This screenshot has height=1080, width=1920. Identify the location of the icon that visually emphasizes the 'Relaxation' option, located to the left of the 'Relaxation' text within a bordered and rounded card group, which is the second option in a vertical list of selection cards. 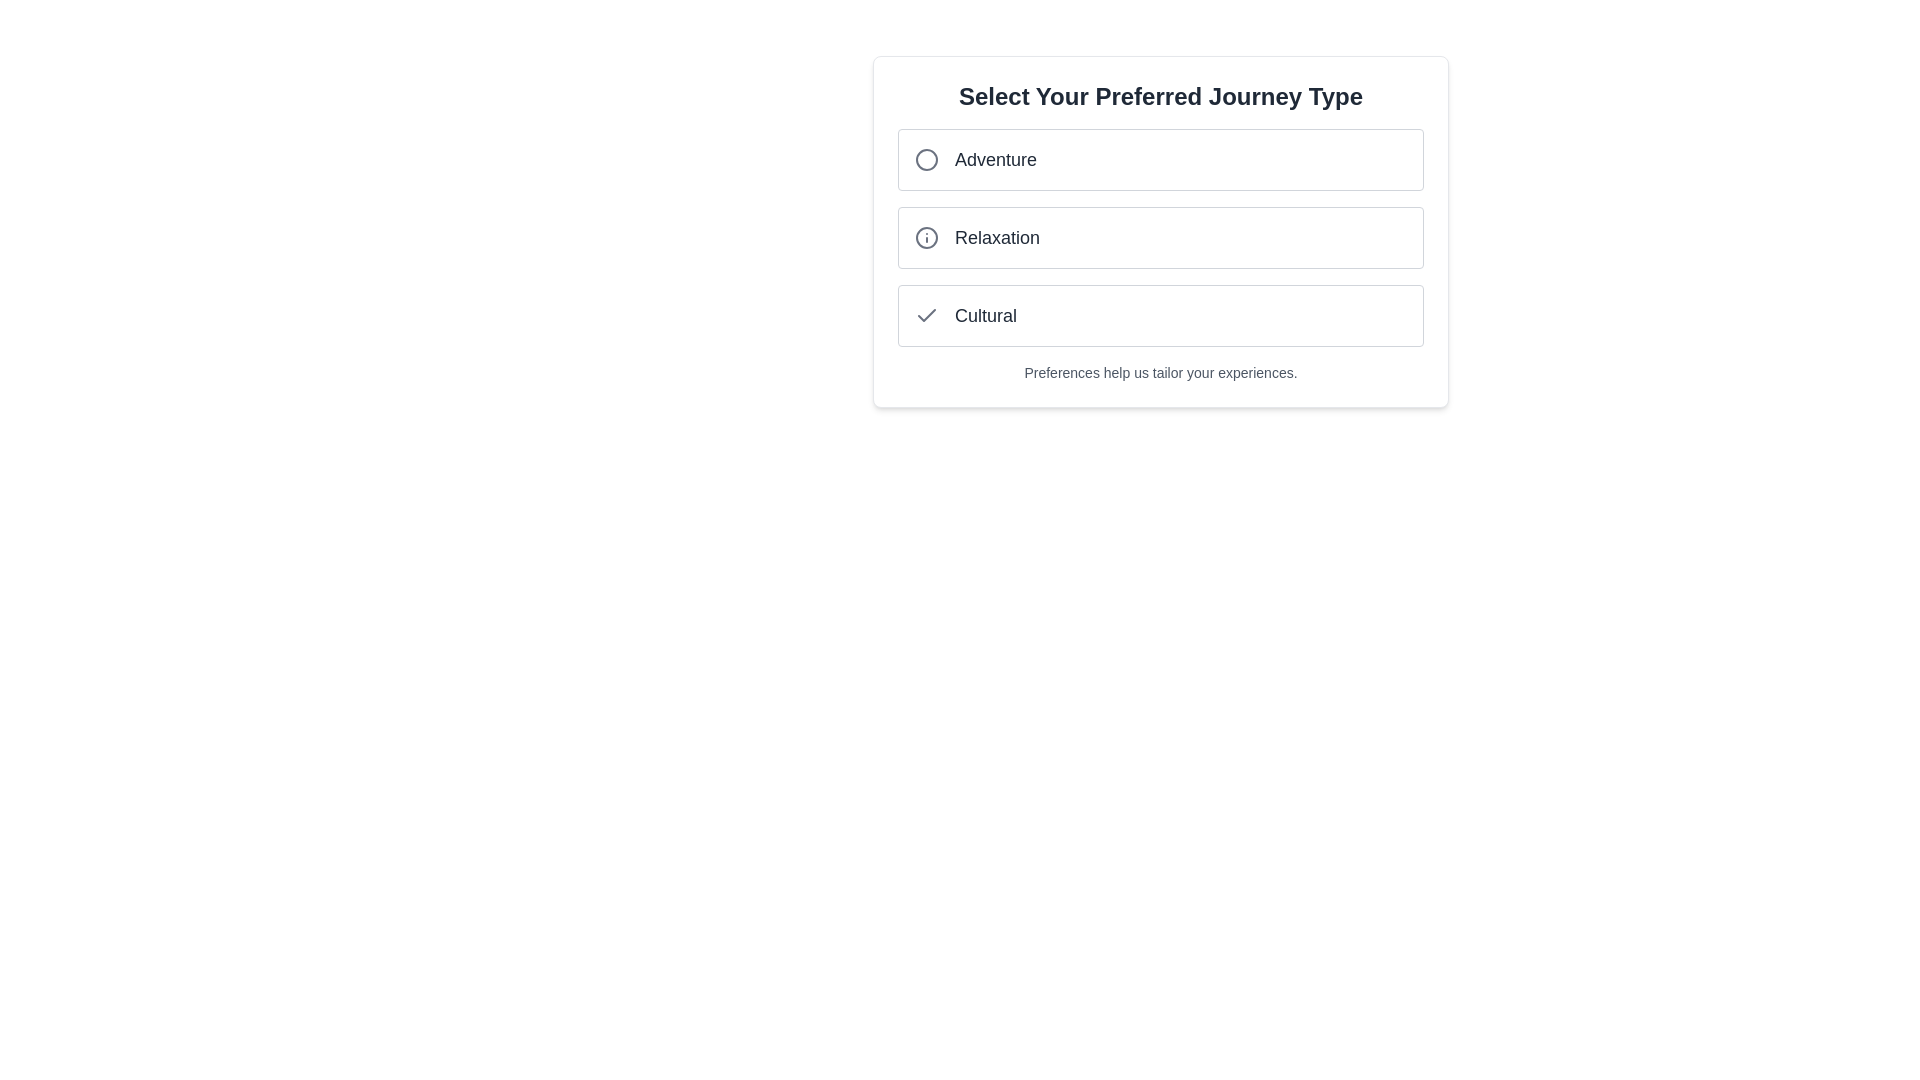
(925, 237).